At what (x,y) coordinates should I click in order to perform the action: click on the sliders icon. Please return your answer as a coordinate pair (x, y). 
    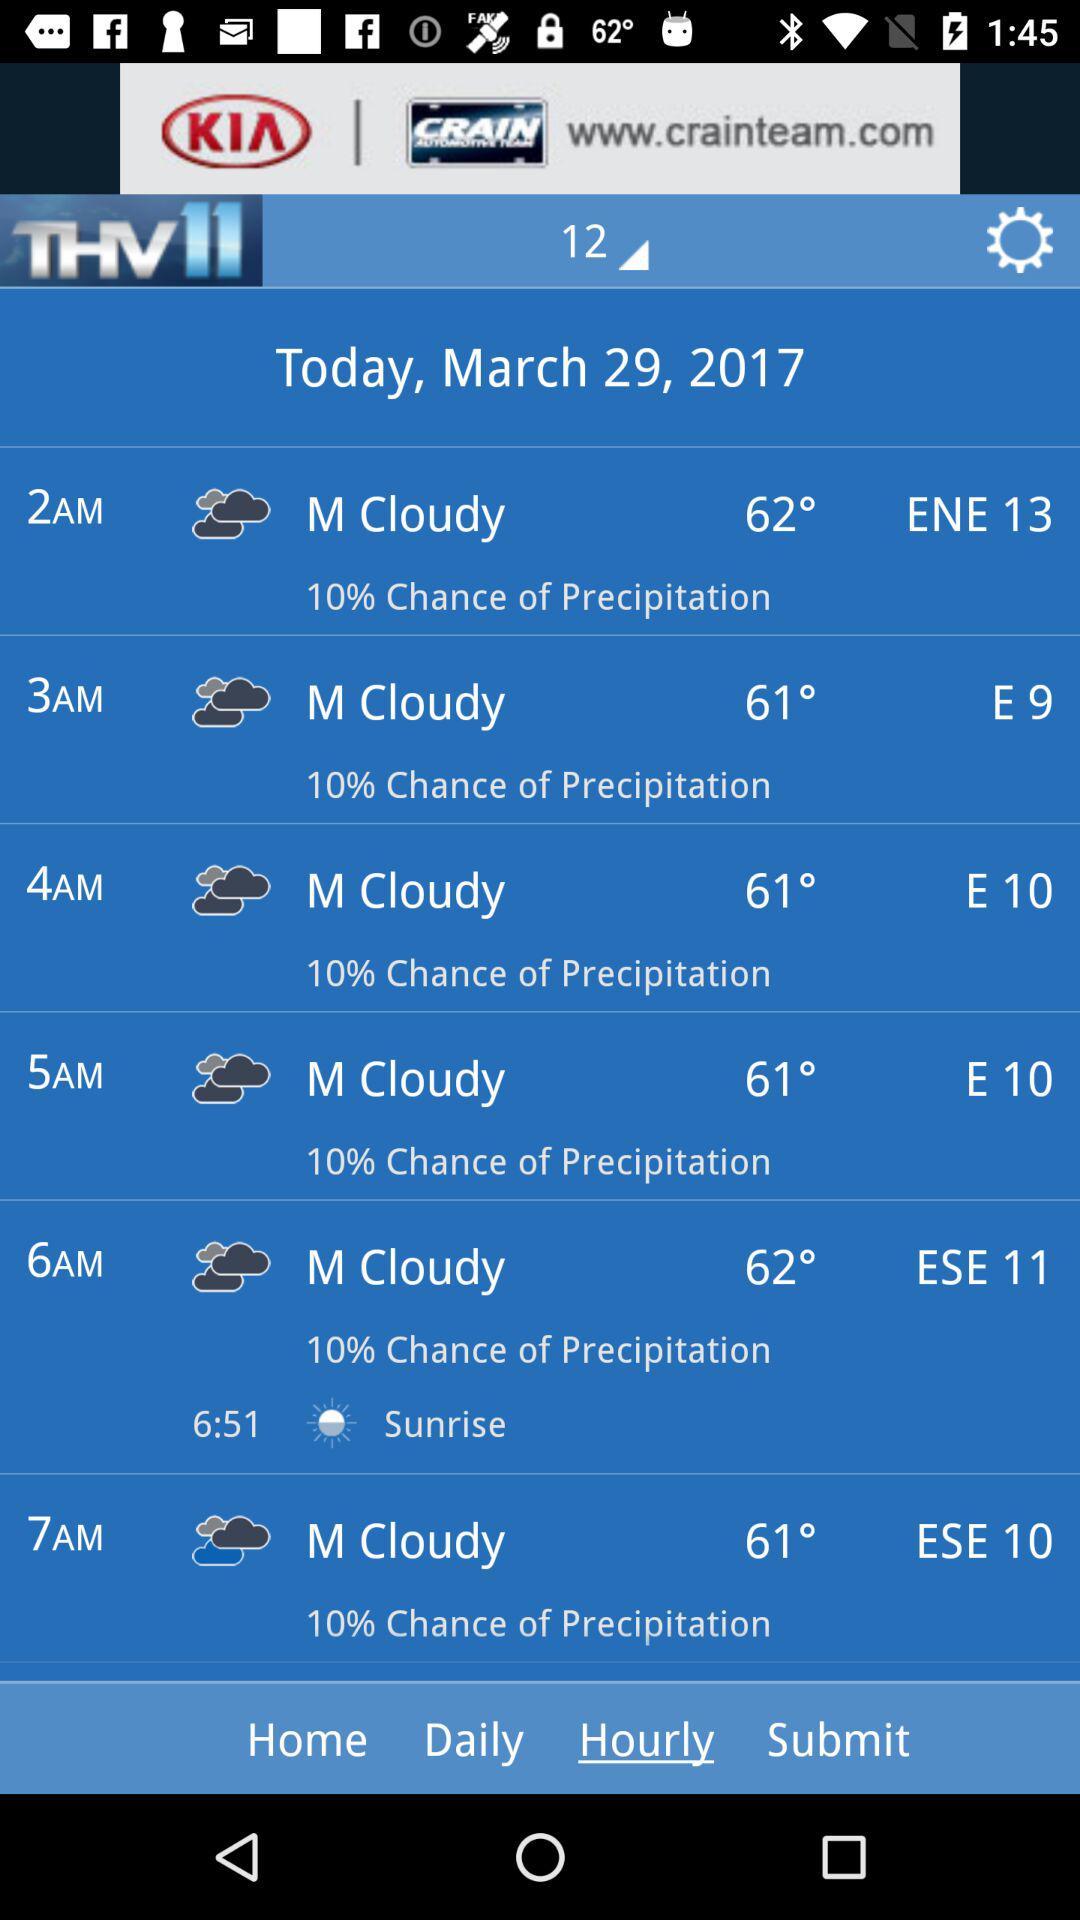
    Looking at the image, I should click on (131, 240).